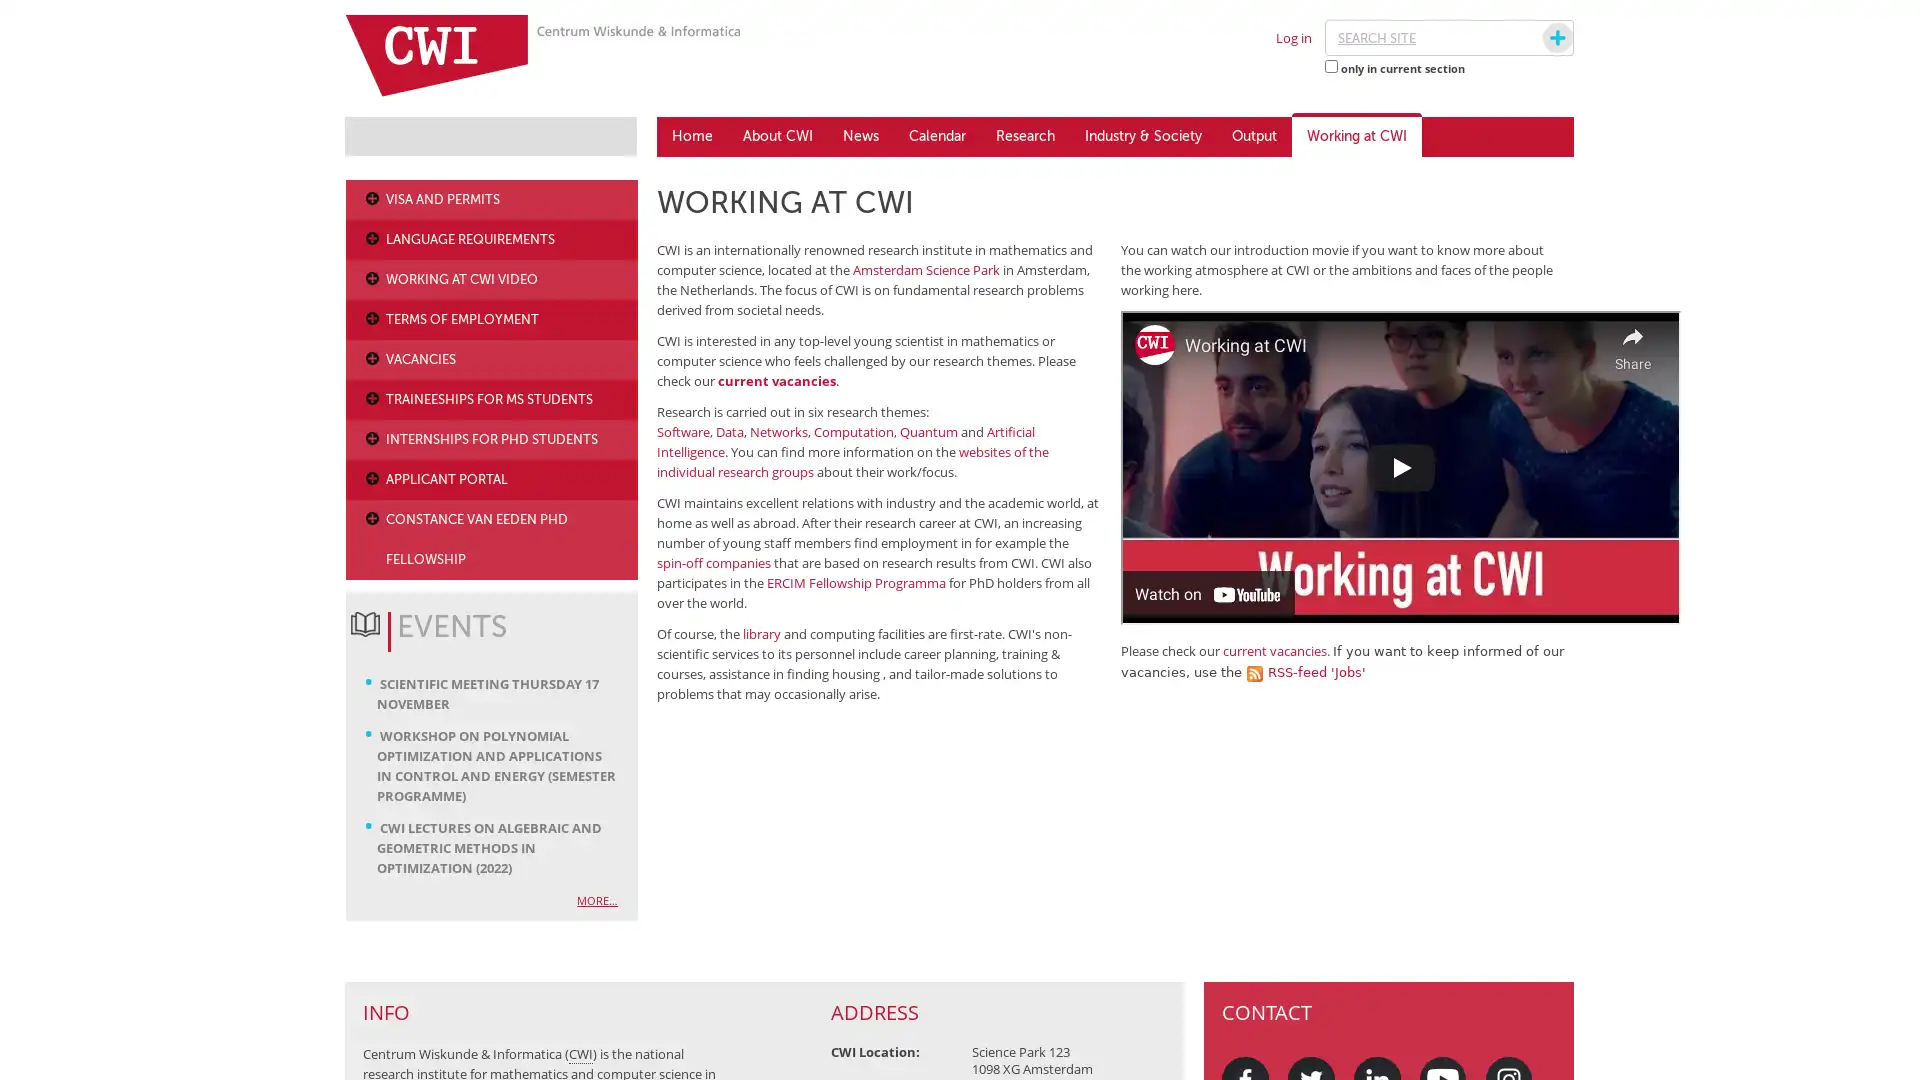 This screenshot has height=1080, width=1920. What do you see at coordinates (1538, 38) in the screenshot?
I see `Search` at bounding box center [1538, 38].